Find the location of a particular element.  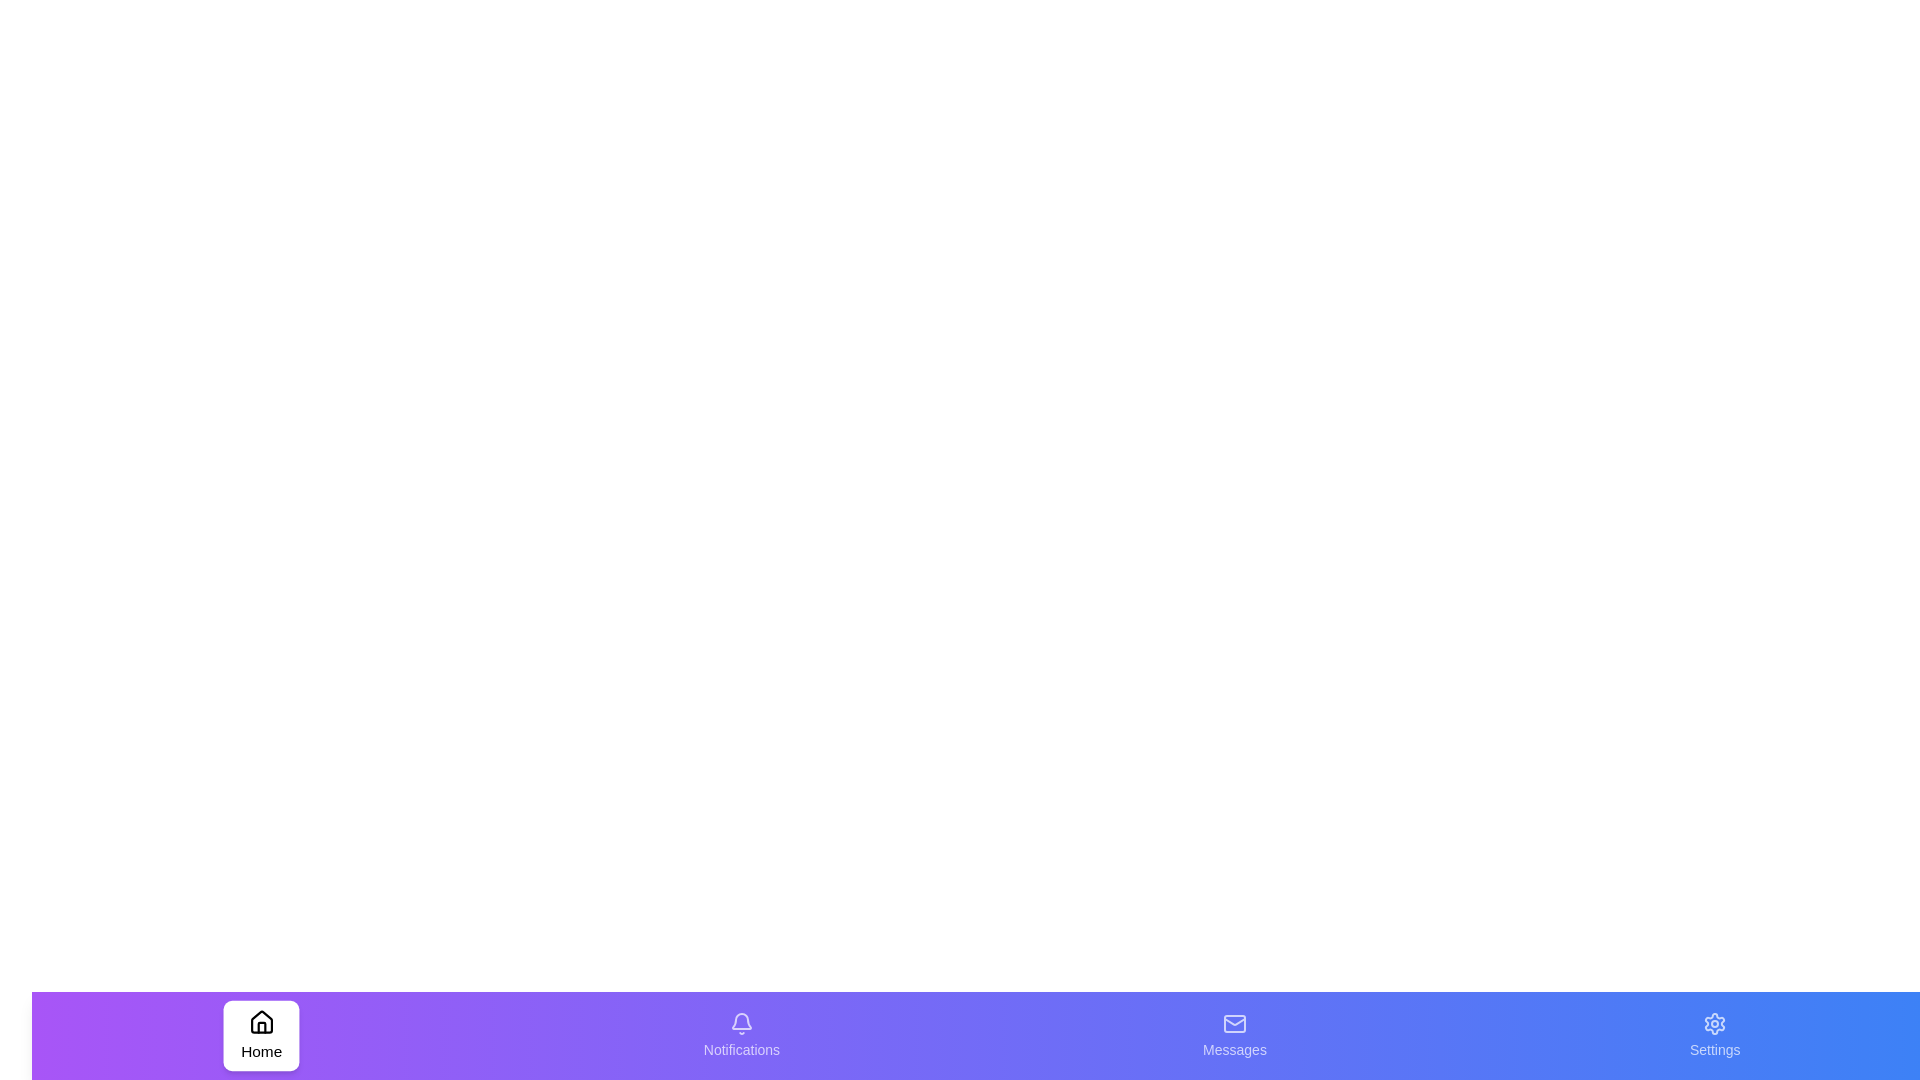

the Settings tab to observe its visual feedback is located at coordinates (1714, 1035).